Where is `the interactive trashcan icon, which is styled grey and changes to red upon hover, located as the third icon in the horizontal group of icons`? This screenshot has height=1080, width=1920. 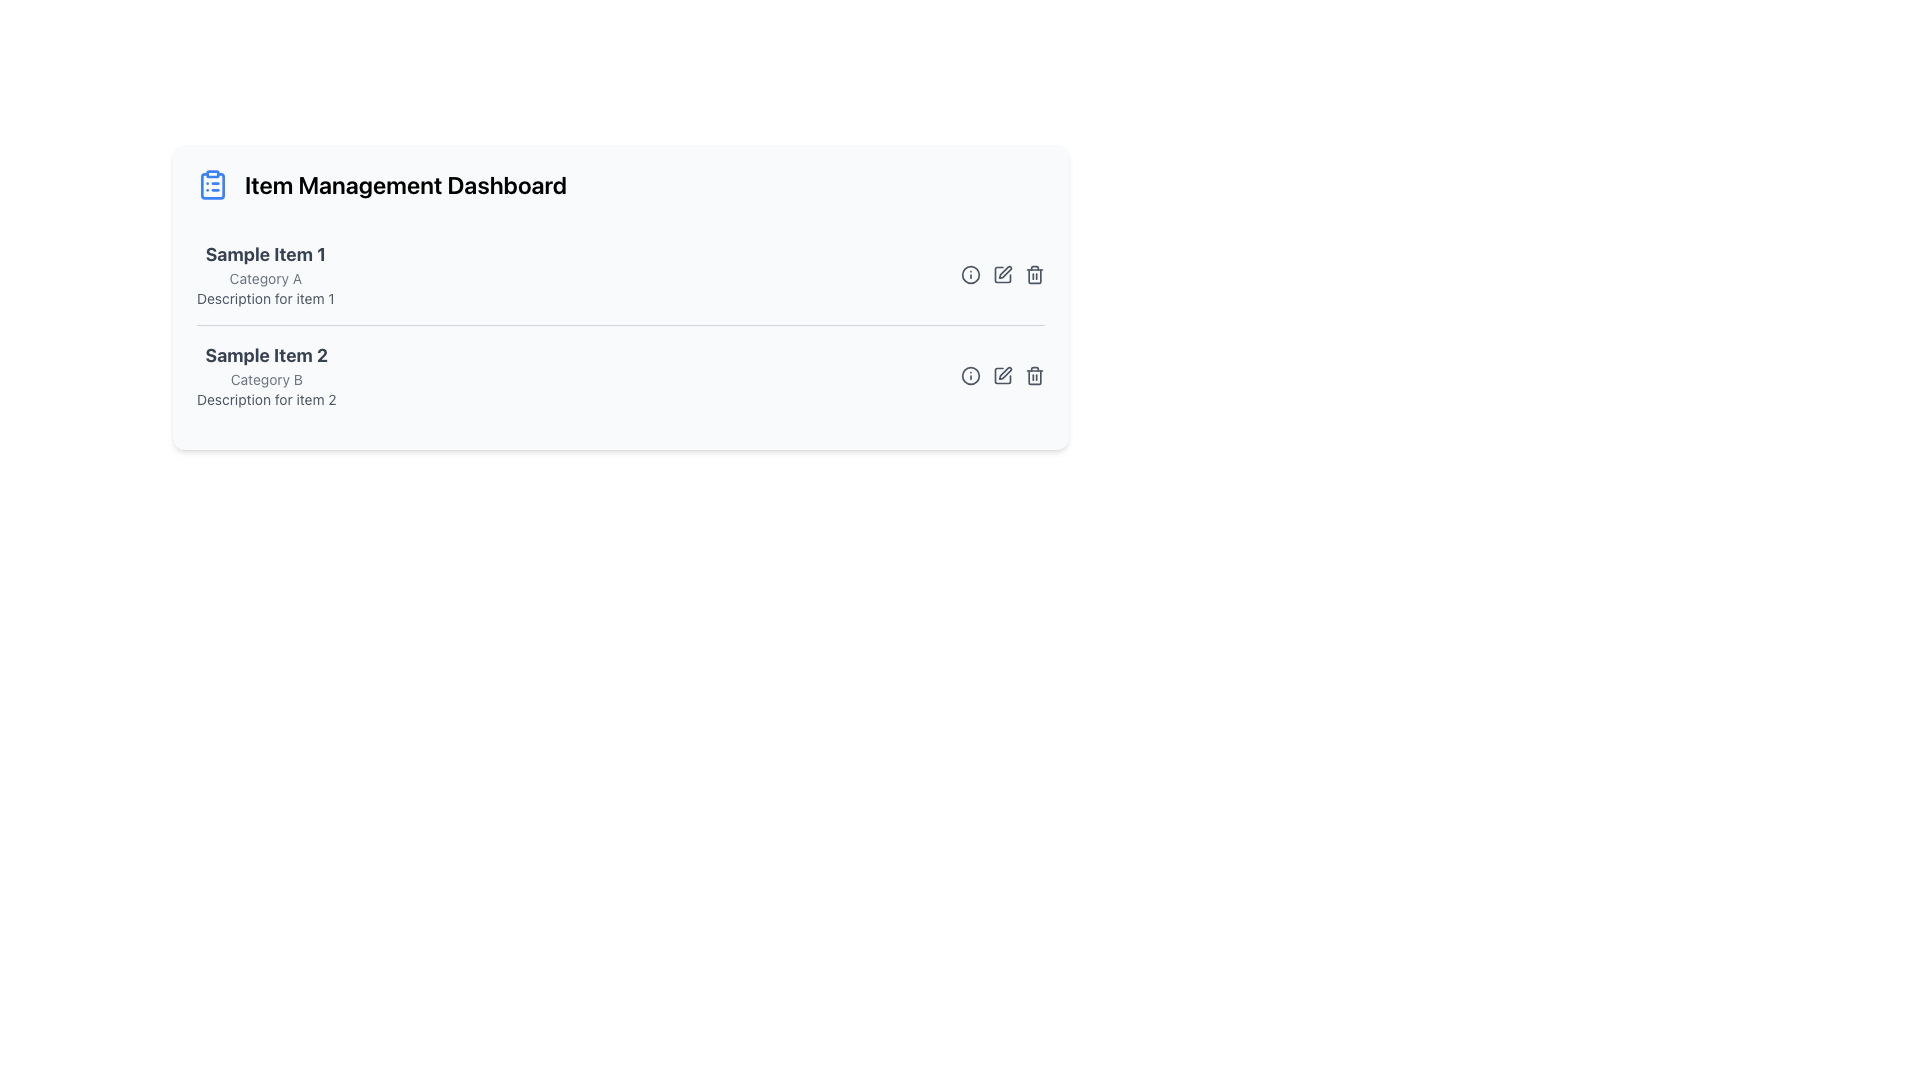 the interactive trashcan icon, which is styled grey and changes to red upon hover, located as the third icon in the horizontal group of icons is located at coordinates (1035, 375).